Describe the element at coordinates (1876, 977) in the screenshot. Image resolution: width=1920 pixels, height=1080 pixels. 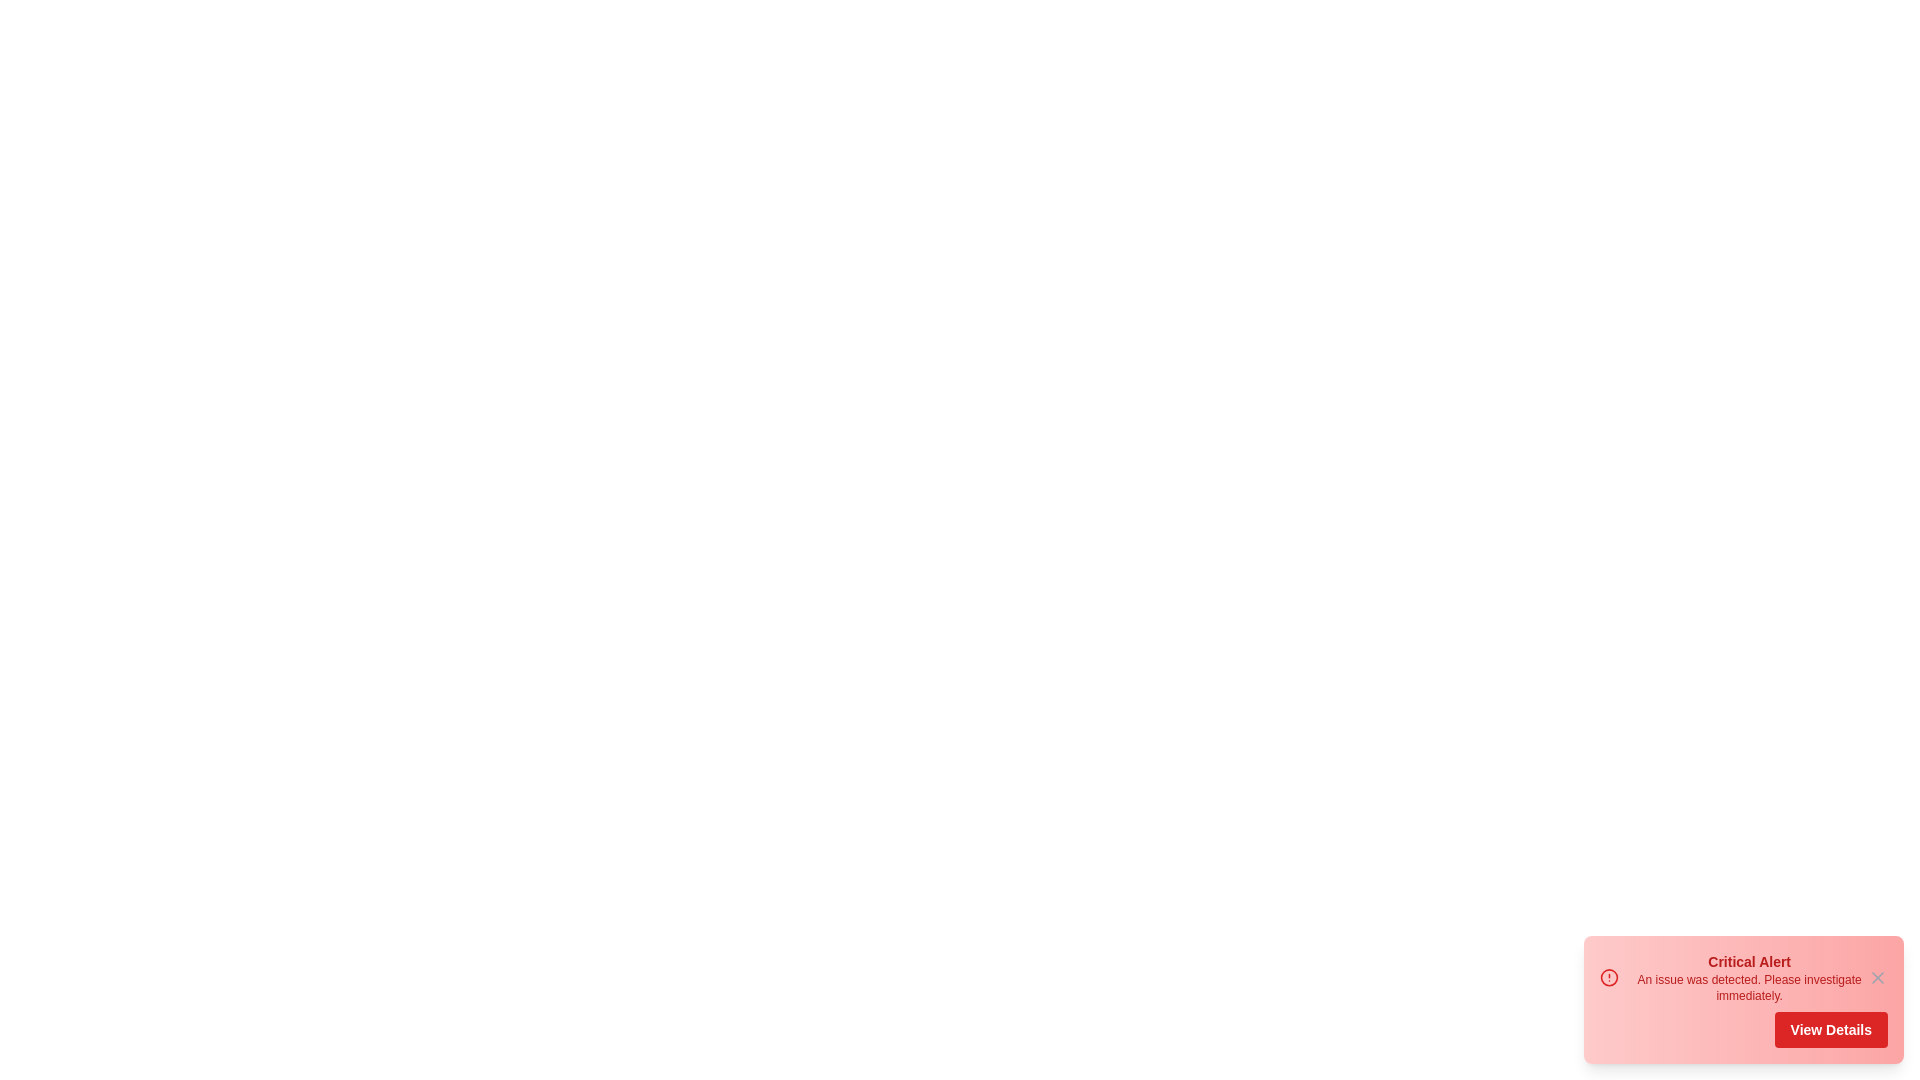
I see `the close button to dismiss the alert` at that location.